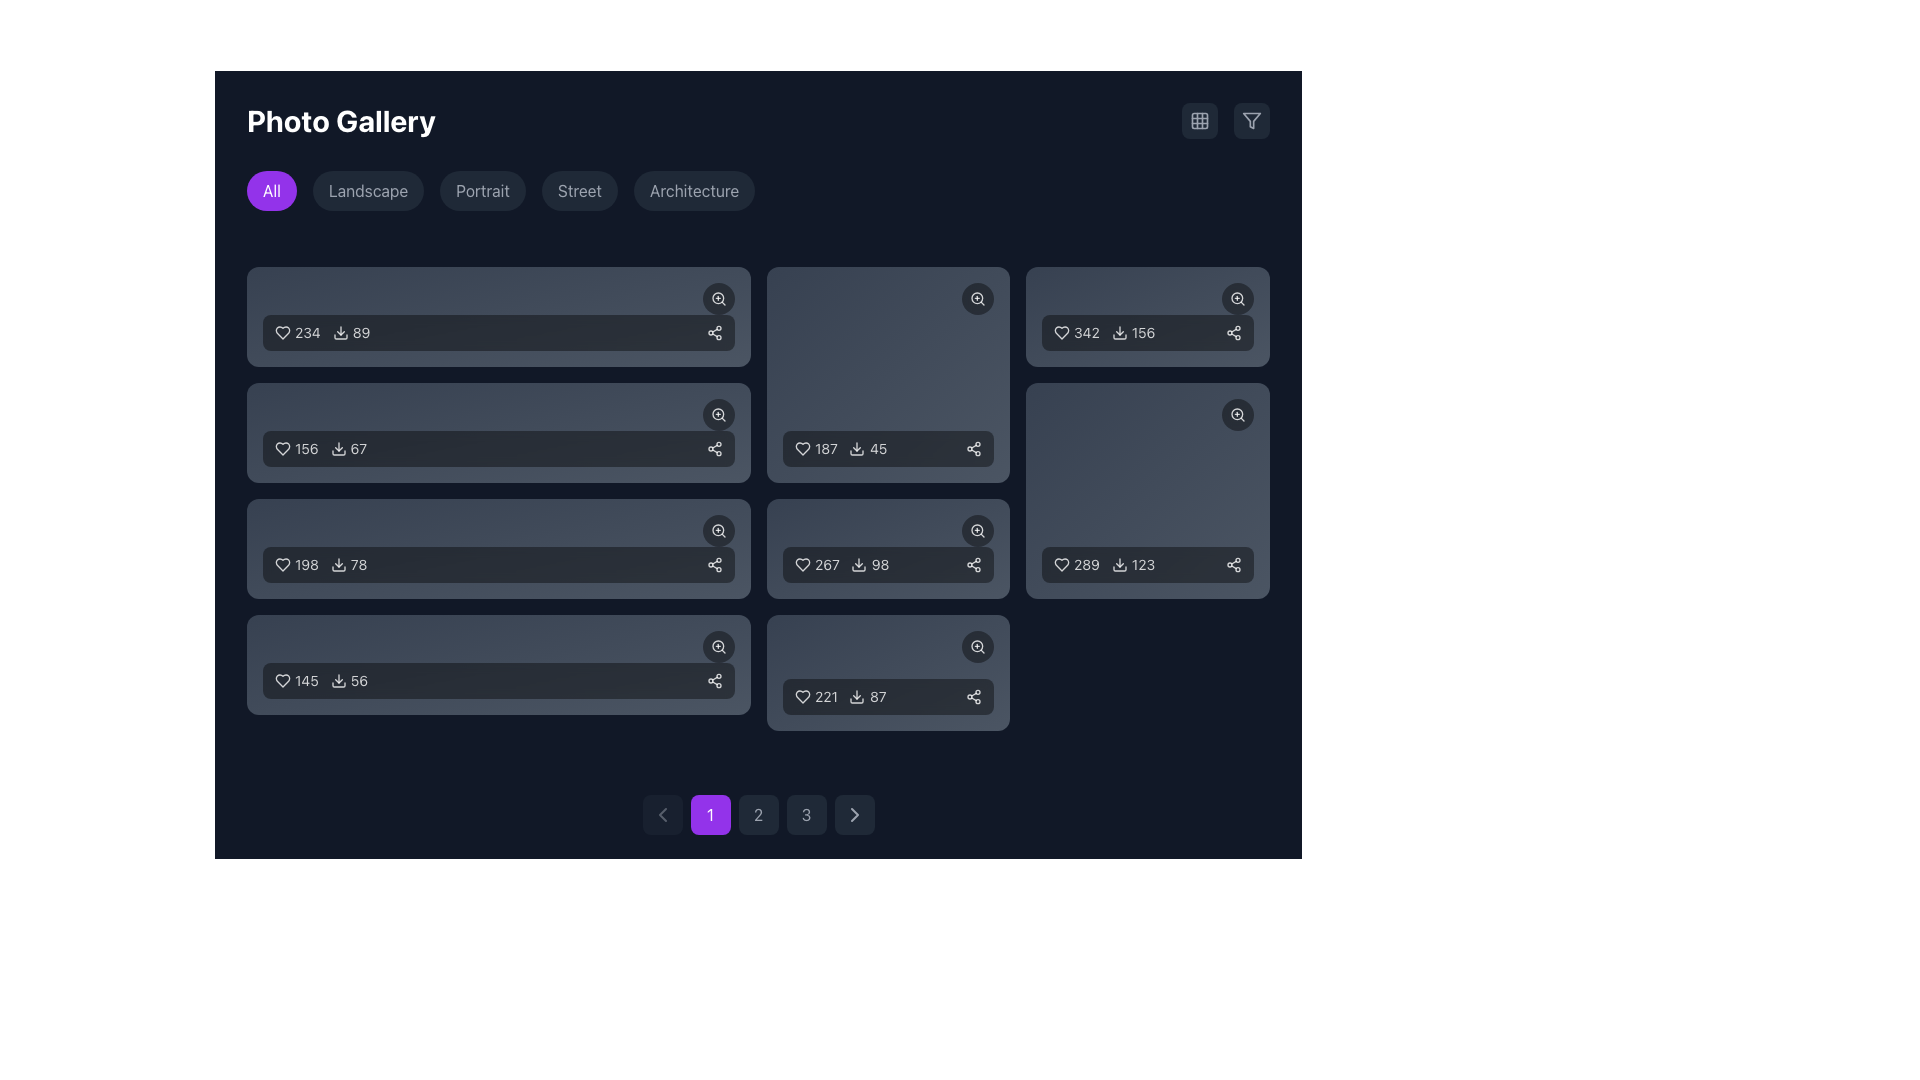 This screenshot has width=1920, height=1080. I want to click on the zoom button located at the top-right corner of the image statistics card, specifically in the second row and third column, to observe the visual effect, so click(718, 530).